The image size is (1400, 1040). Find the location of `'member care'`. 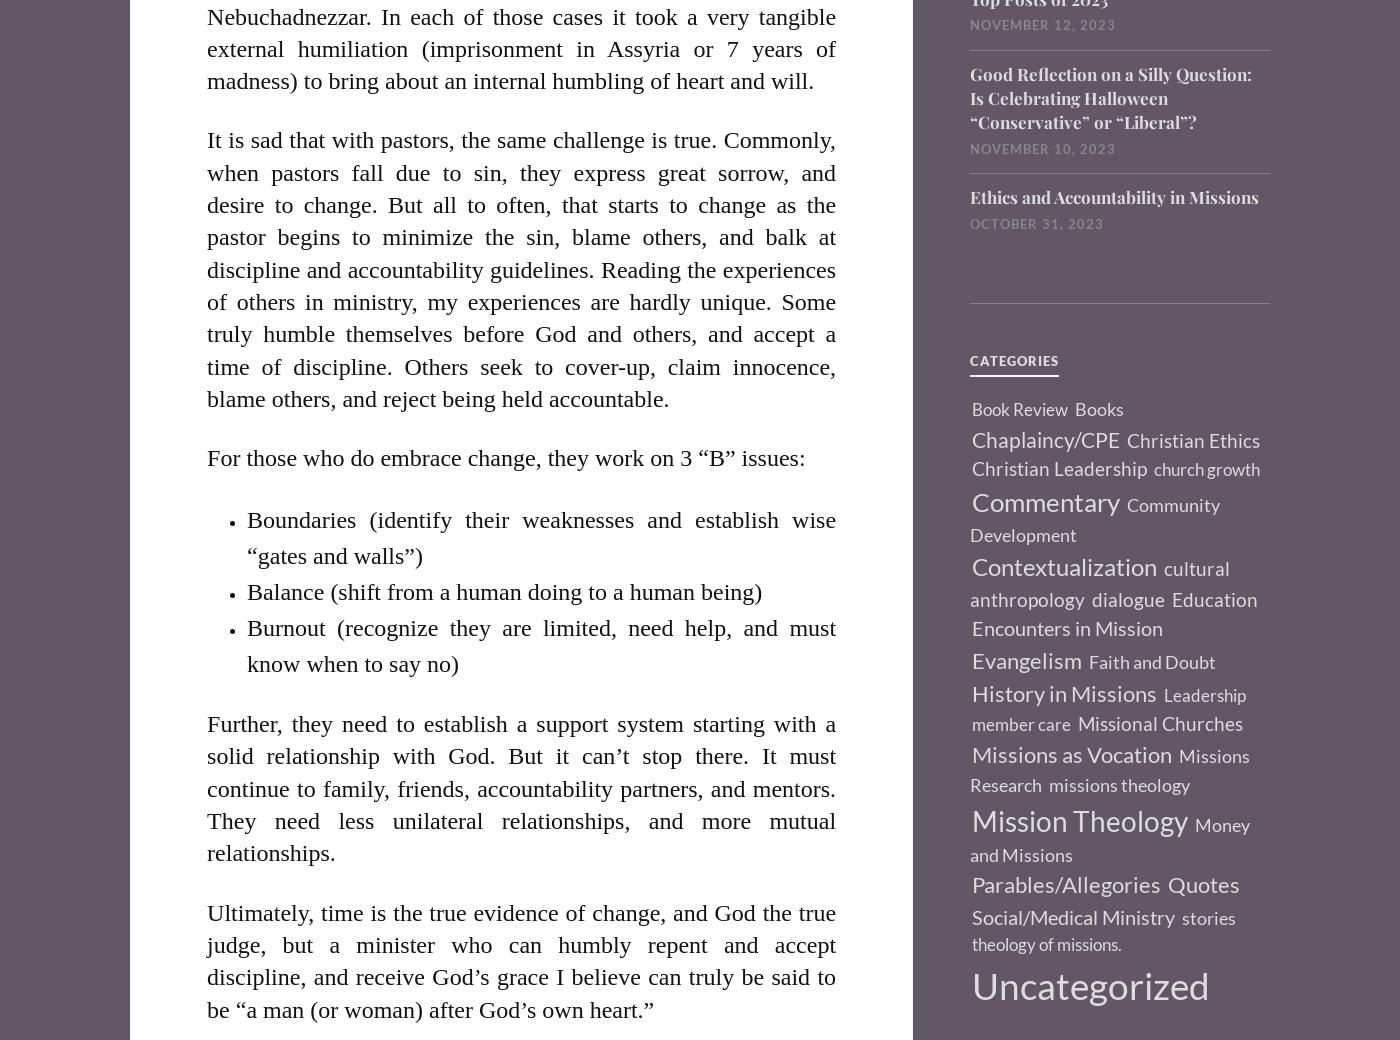

'member care' is located at coordinates (972, 724).